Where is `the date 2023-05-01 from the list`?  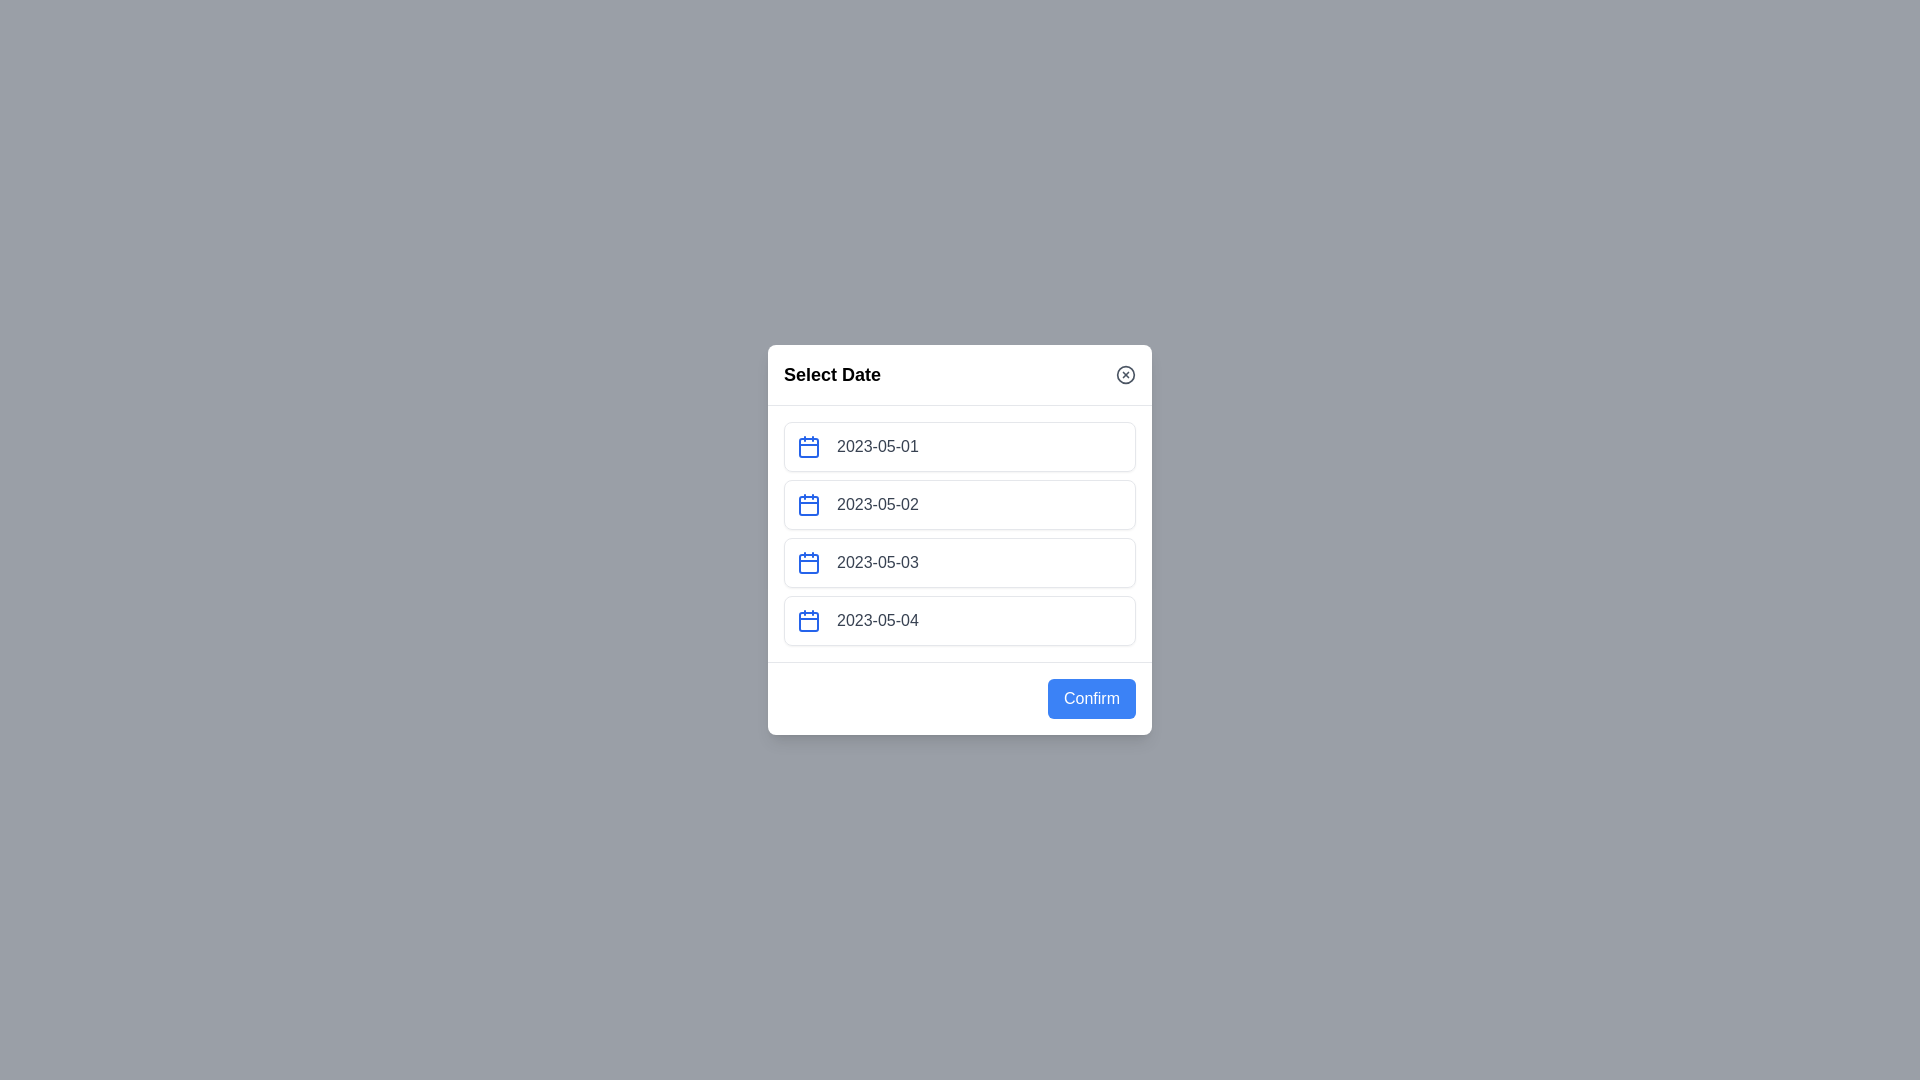
the date 2023-05-01 from the list is located at coordinates (960, 446).